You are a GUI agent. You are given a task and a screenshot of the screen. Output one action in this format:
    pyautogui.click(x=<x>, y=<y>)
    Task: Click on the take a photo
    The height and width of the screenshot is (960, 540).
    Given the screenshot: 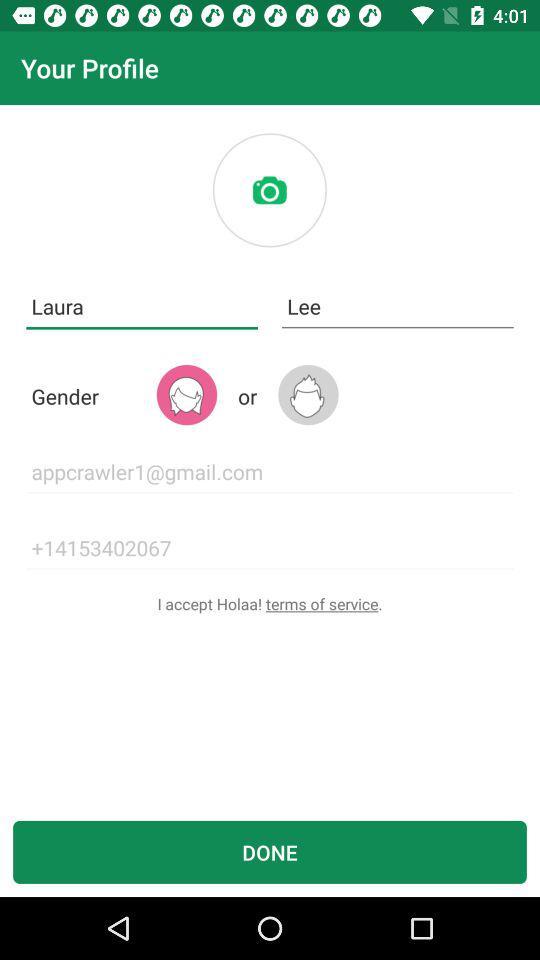 What is the action you would take?
    pyautogui.click(x=269, y=190)
    